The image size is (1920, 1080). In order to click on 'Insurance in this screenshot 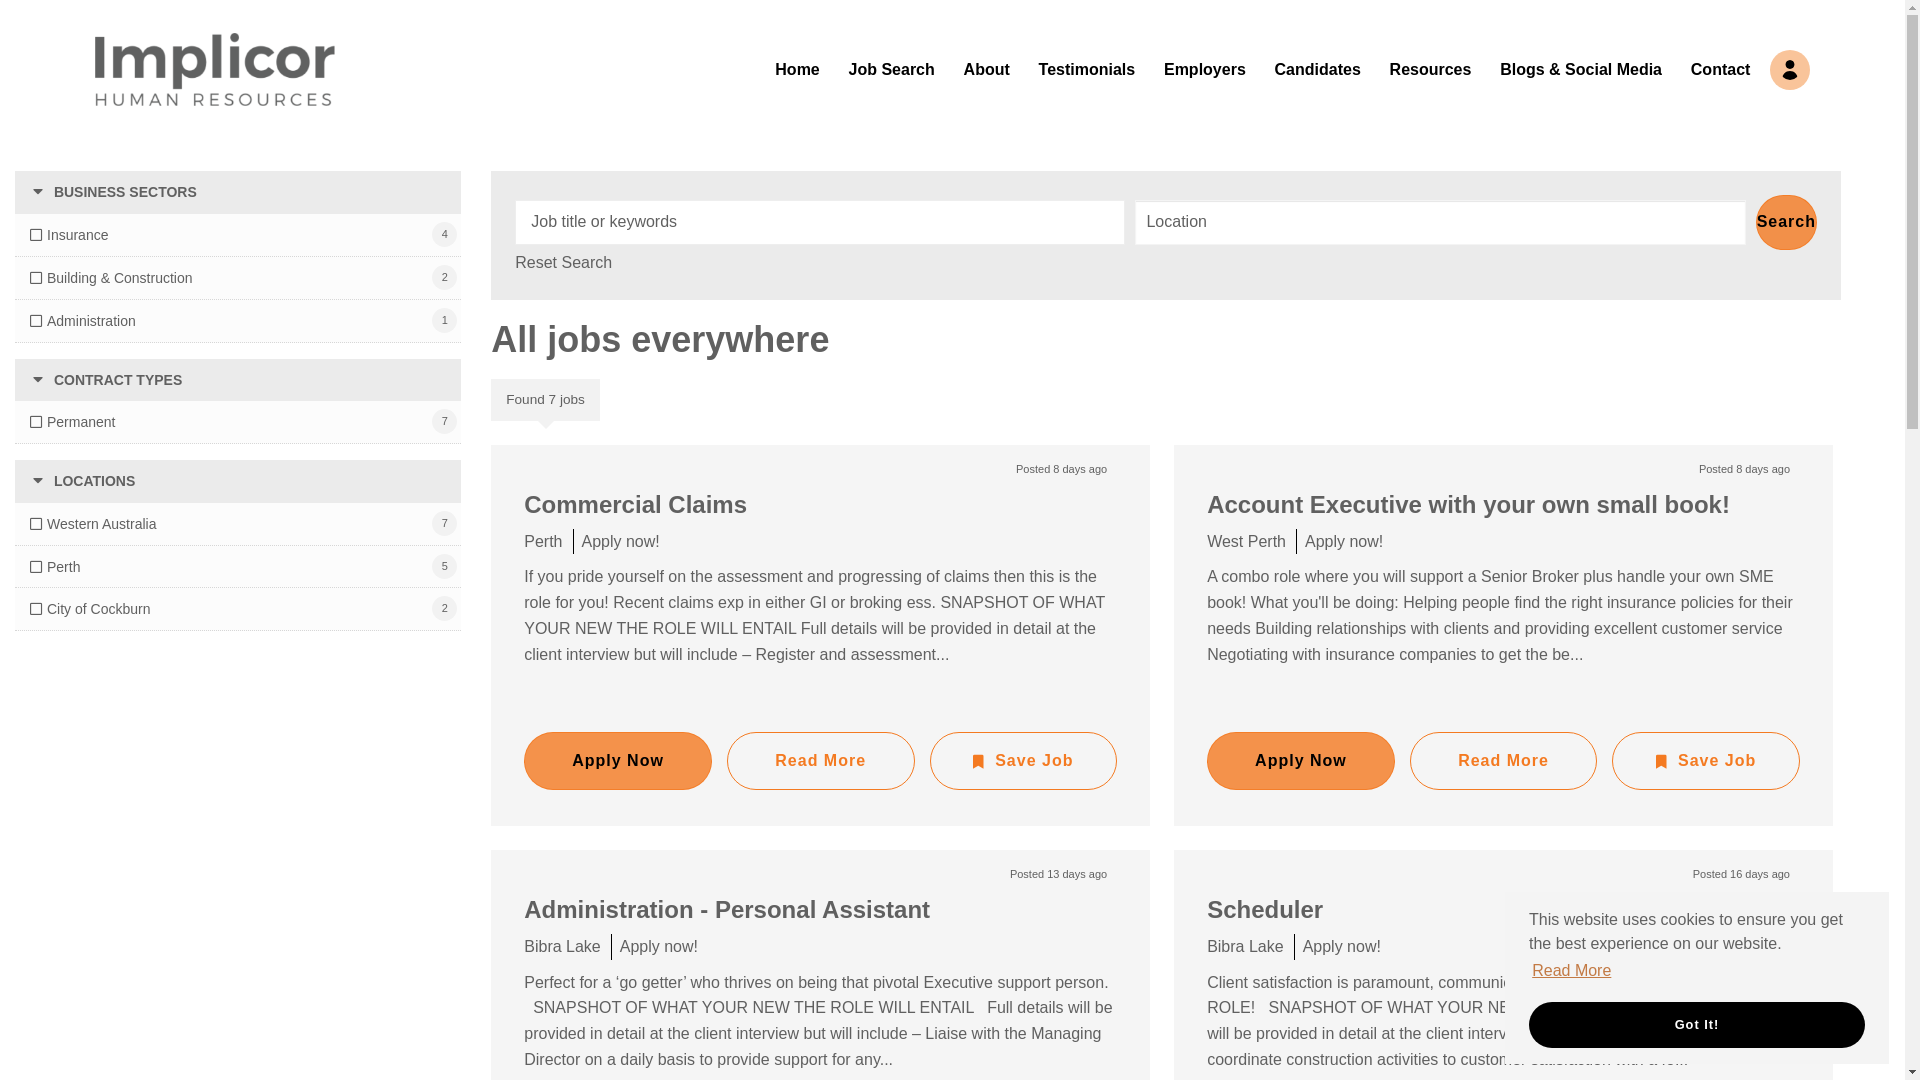, I will do `click(68, 234)`.